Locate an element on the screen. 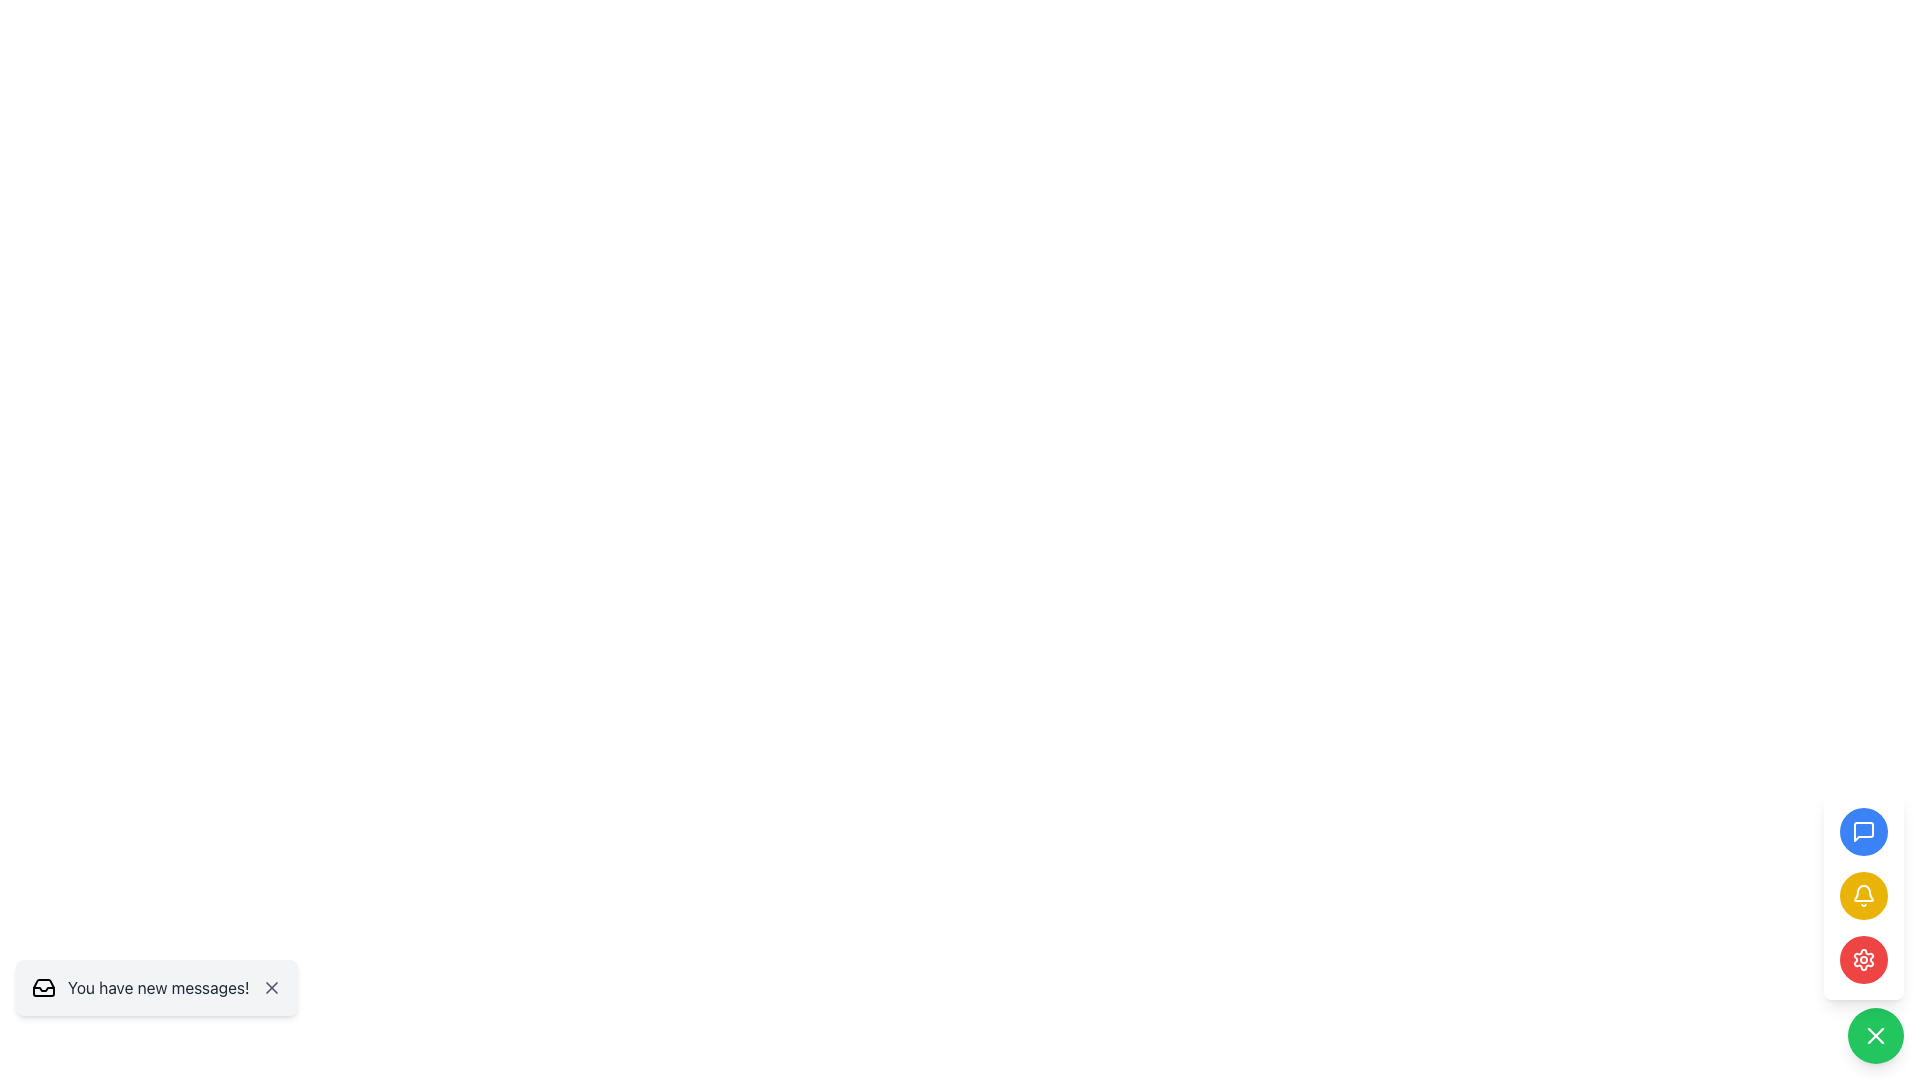 The image size is (1920, 1080). the gear-shaped icon button with a red circular background on the right edge of the interface is located at coordinates (1862, 959).